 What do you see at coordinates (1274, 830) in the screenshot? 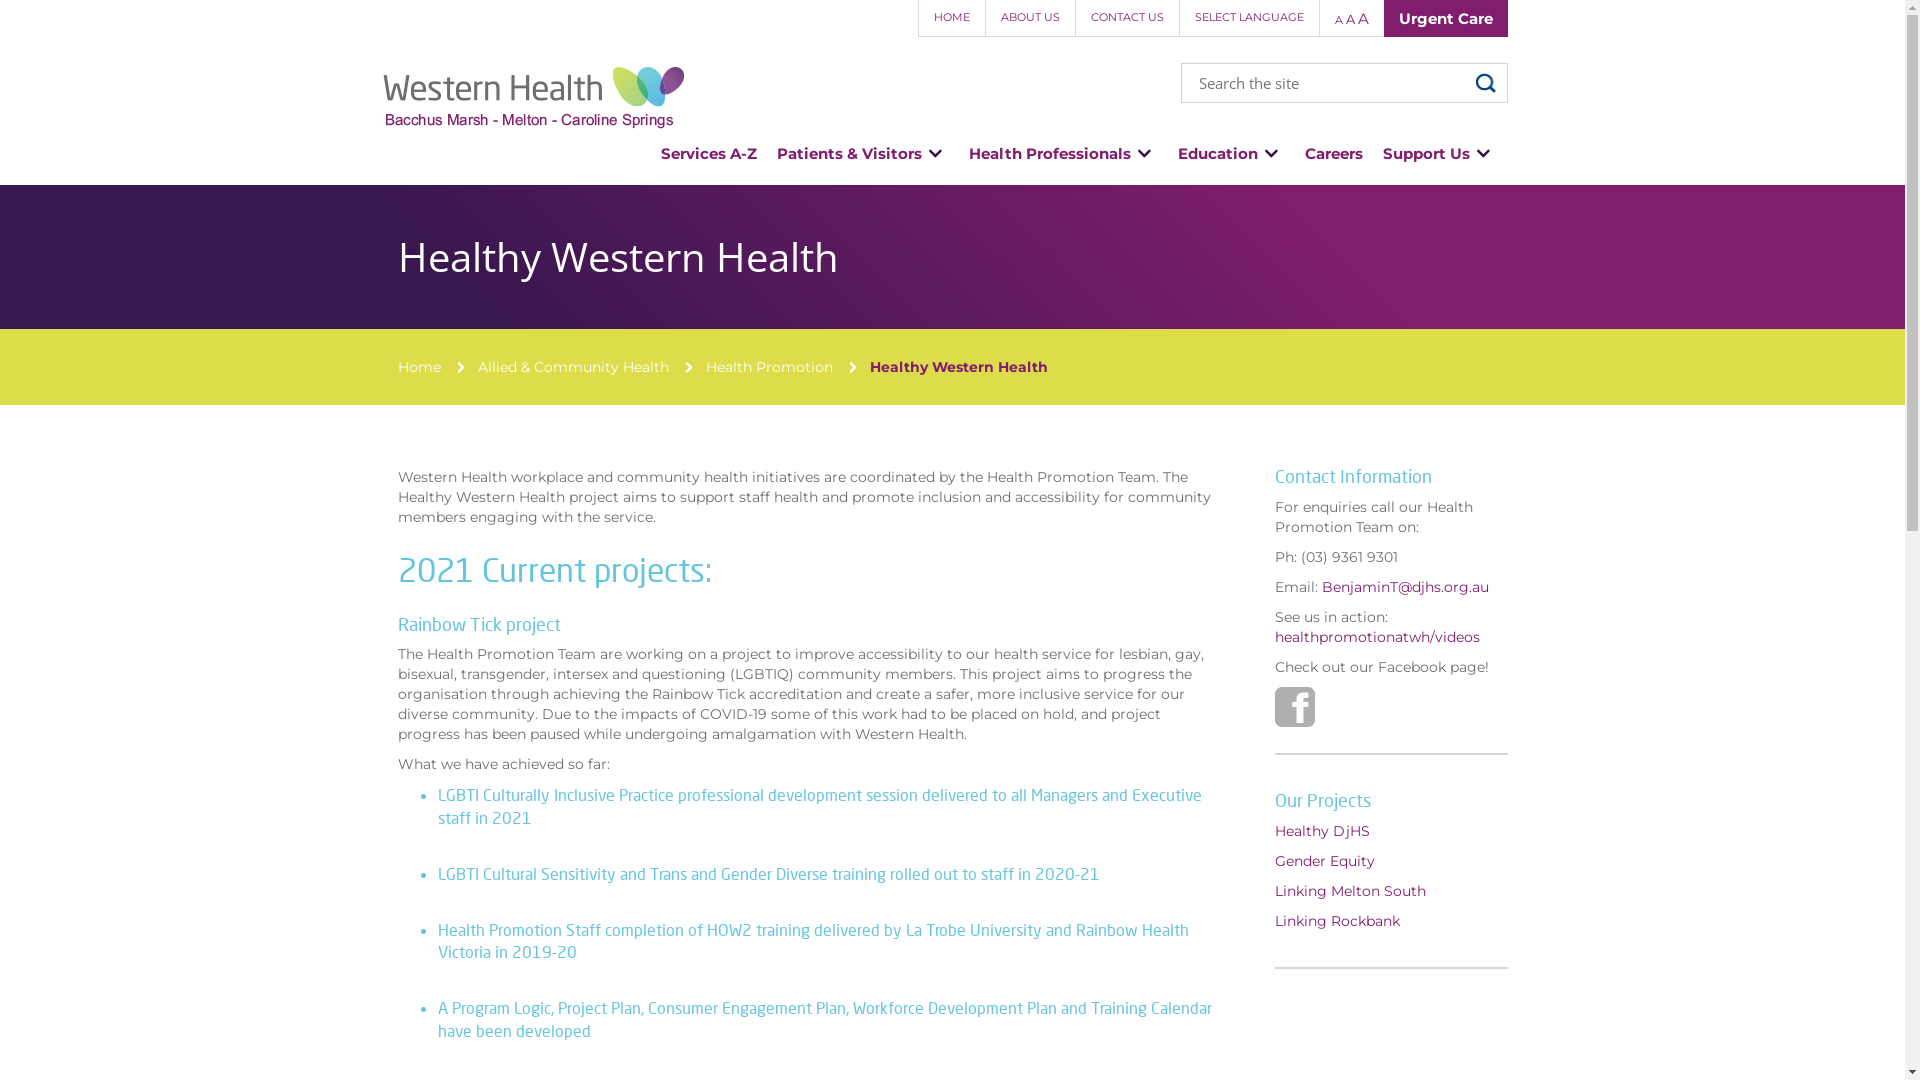
I see `'Healthy DjHS'` at bounding box center [1274, 830].